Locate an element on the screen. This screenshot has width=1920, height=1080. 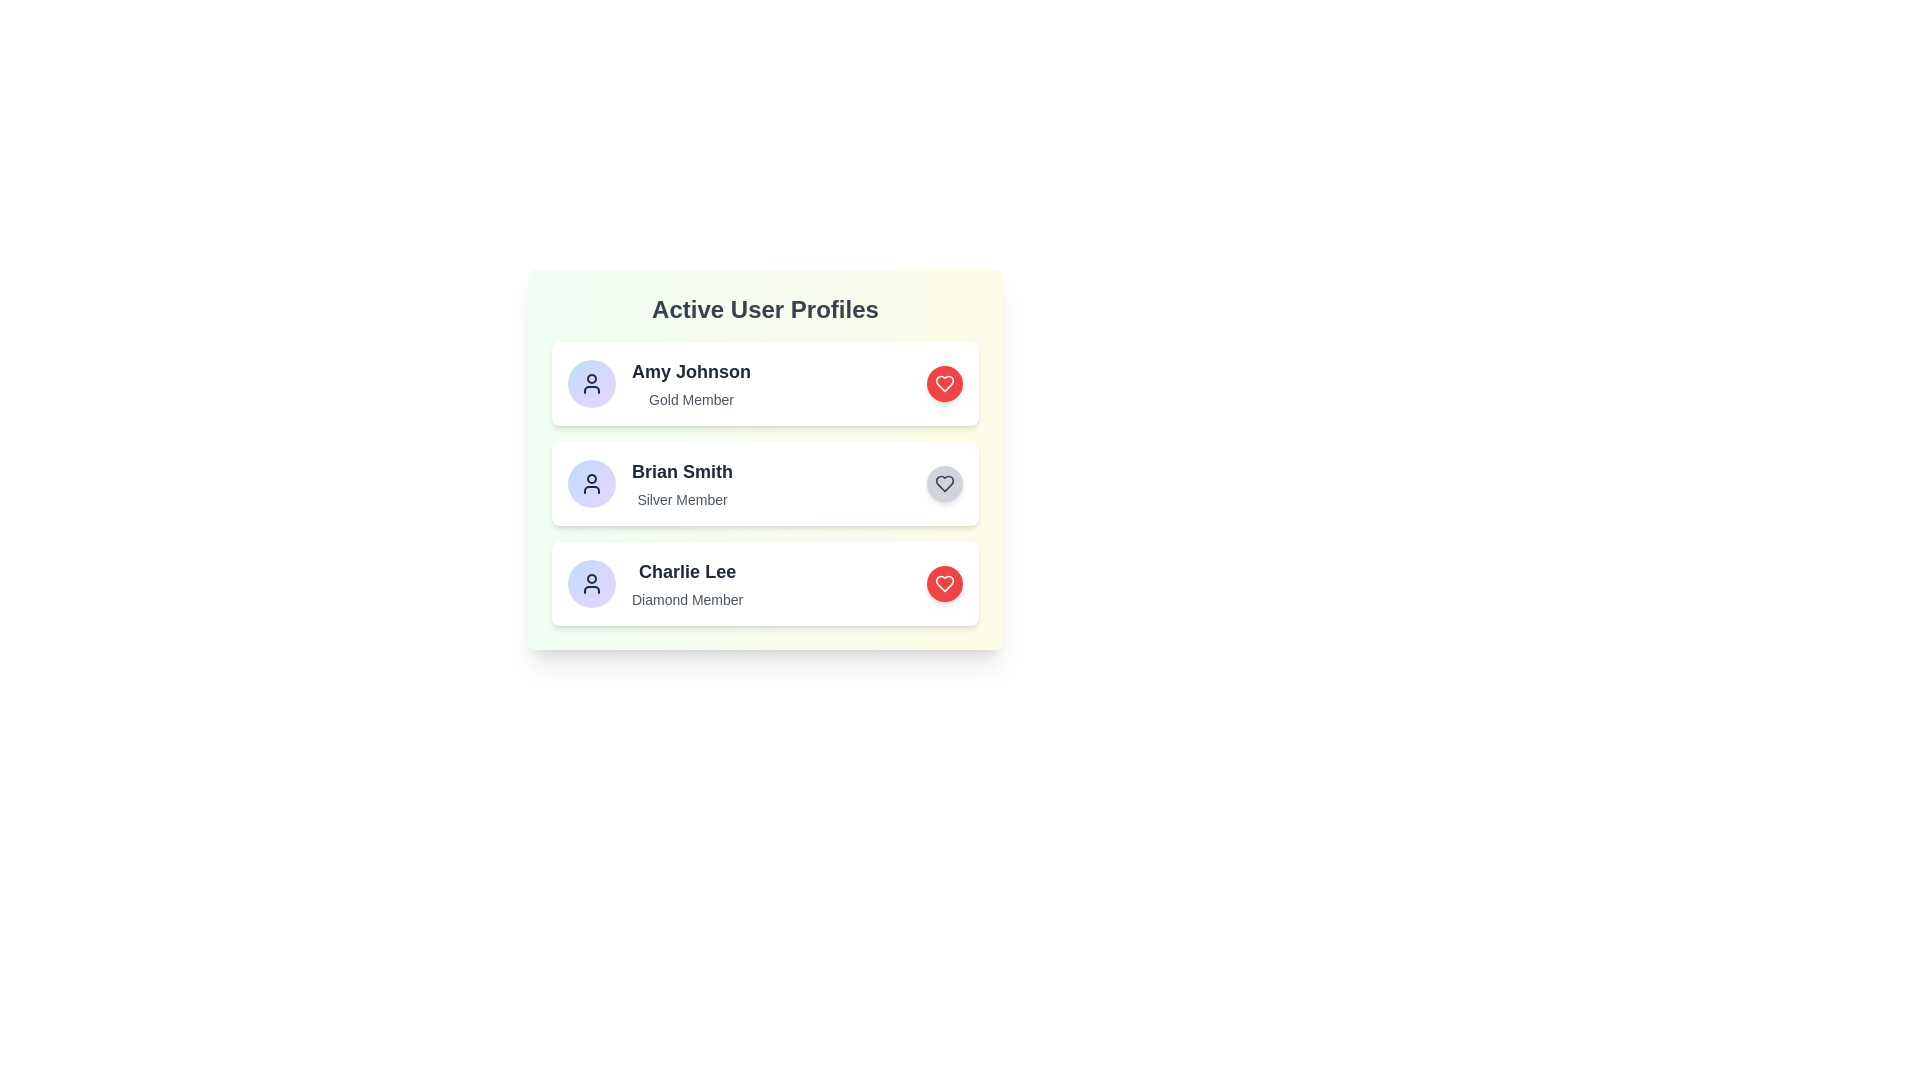
information displayed in the text block containing 'Charlie Lee' in bold and 'Diamond Member' below it, which is the last element in the listed user profiles section is located at coordinates (687, 583).